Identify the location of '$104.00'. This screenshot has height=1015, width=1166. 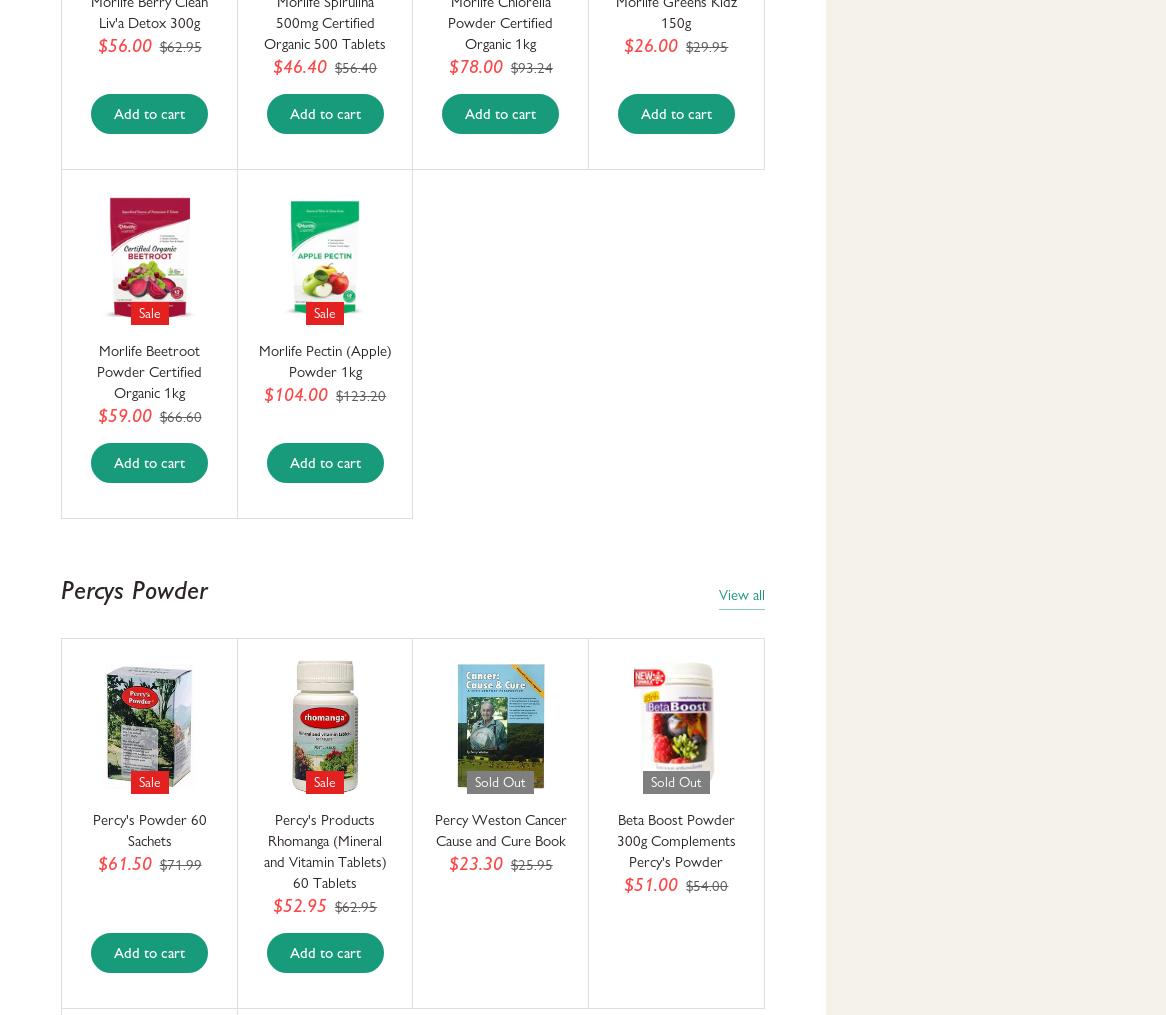
(295, 394).